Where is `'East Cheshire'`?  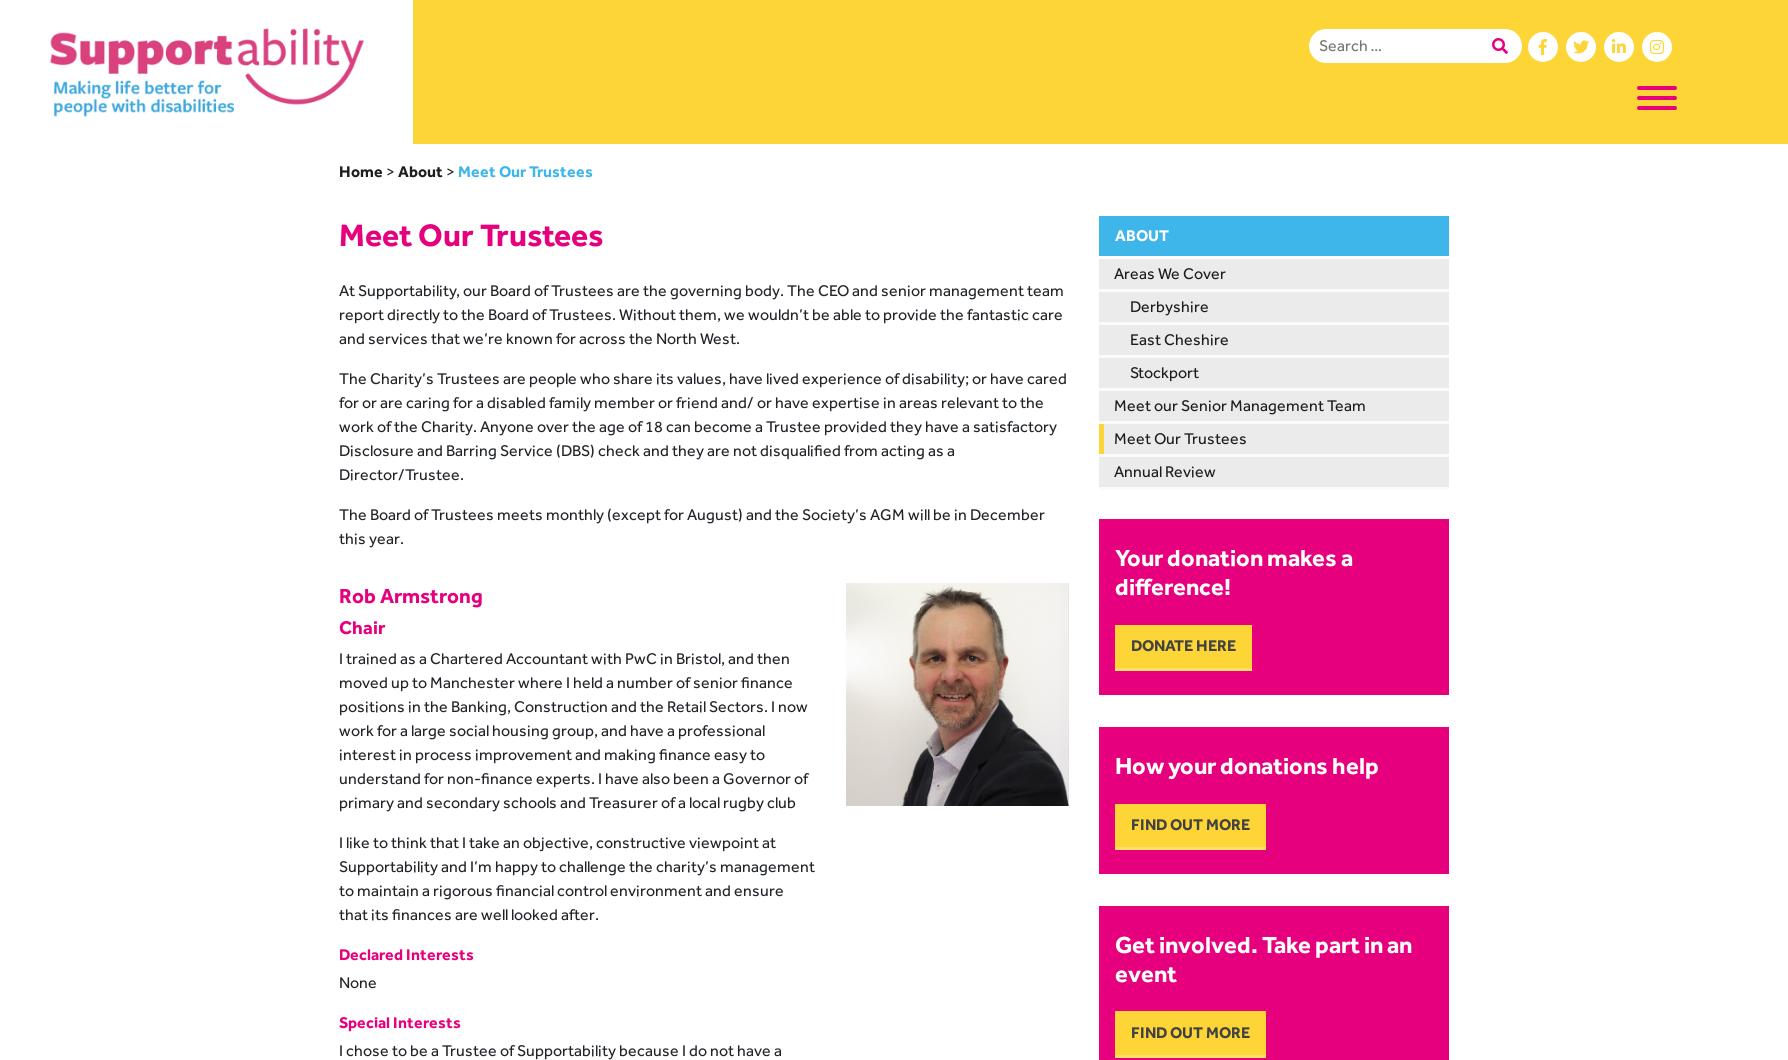 'East Cheshire' is located at coordinates (1178, 339).